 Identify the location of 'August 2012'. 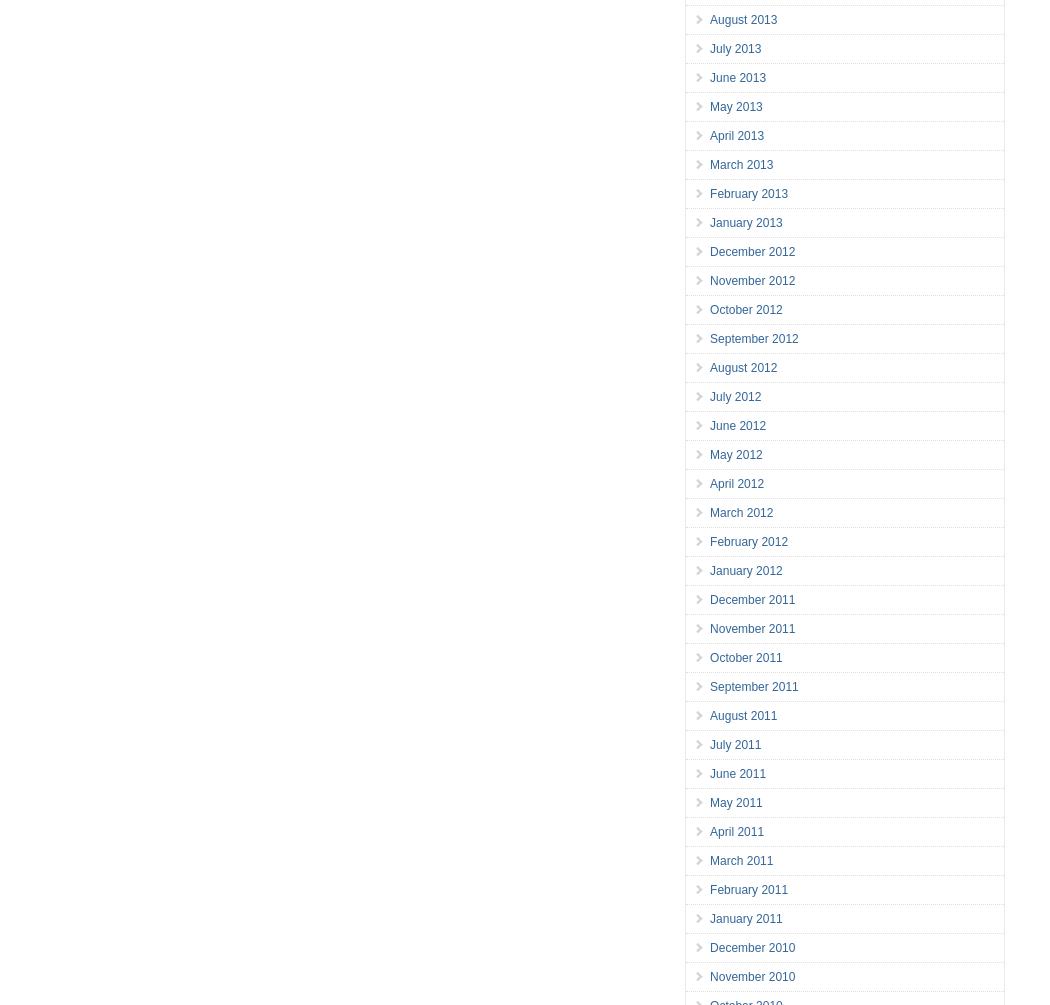
(742, 368).